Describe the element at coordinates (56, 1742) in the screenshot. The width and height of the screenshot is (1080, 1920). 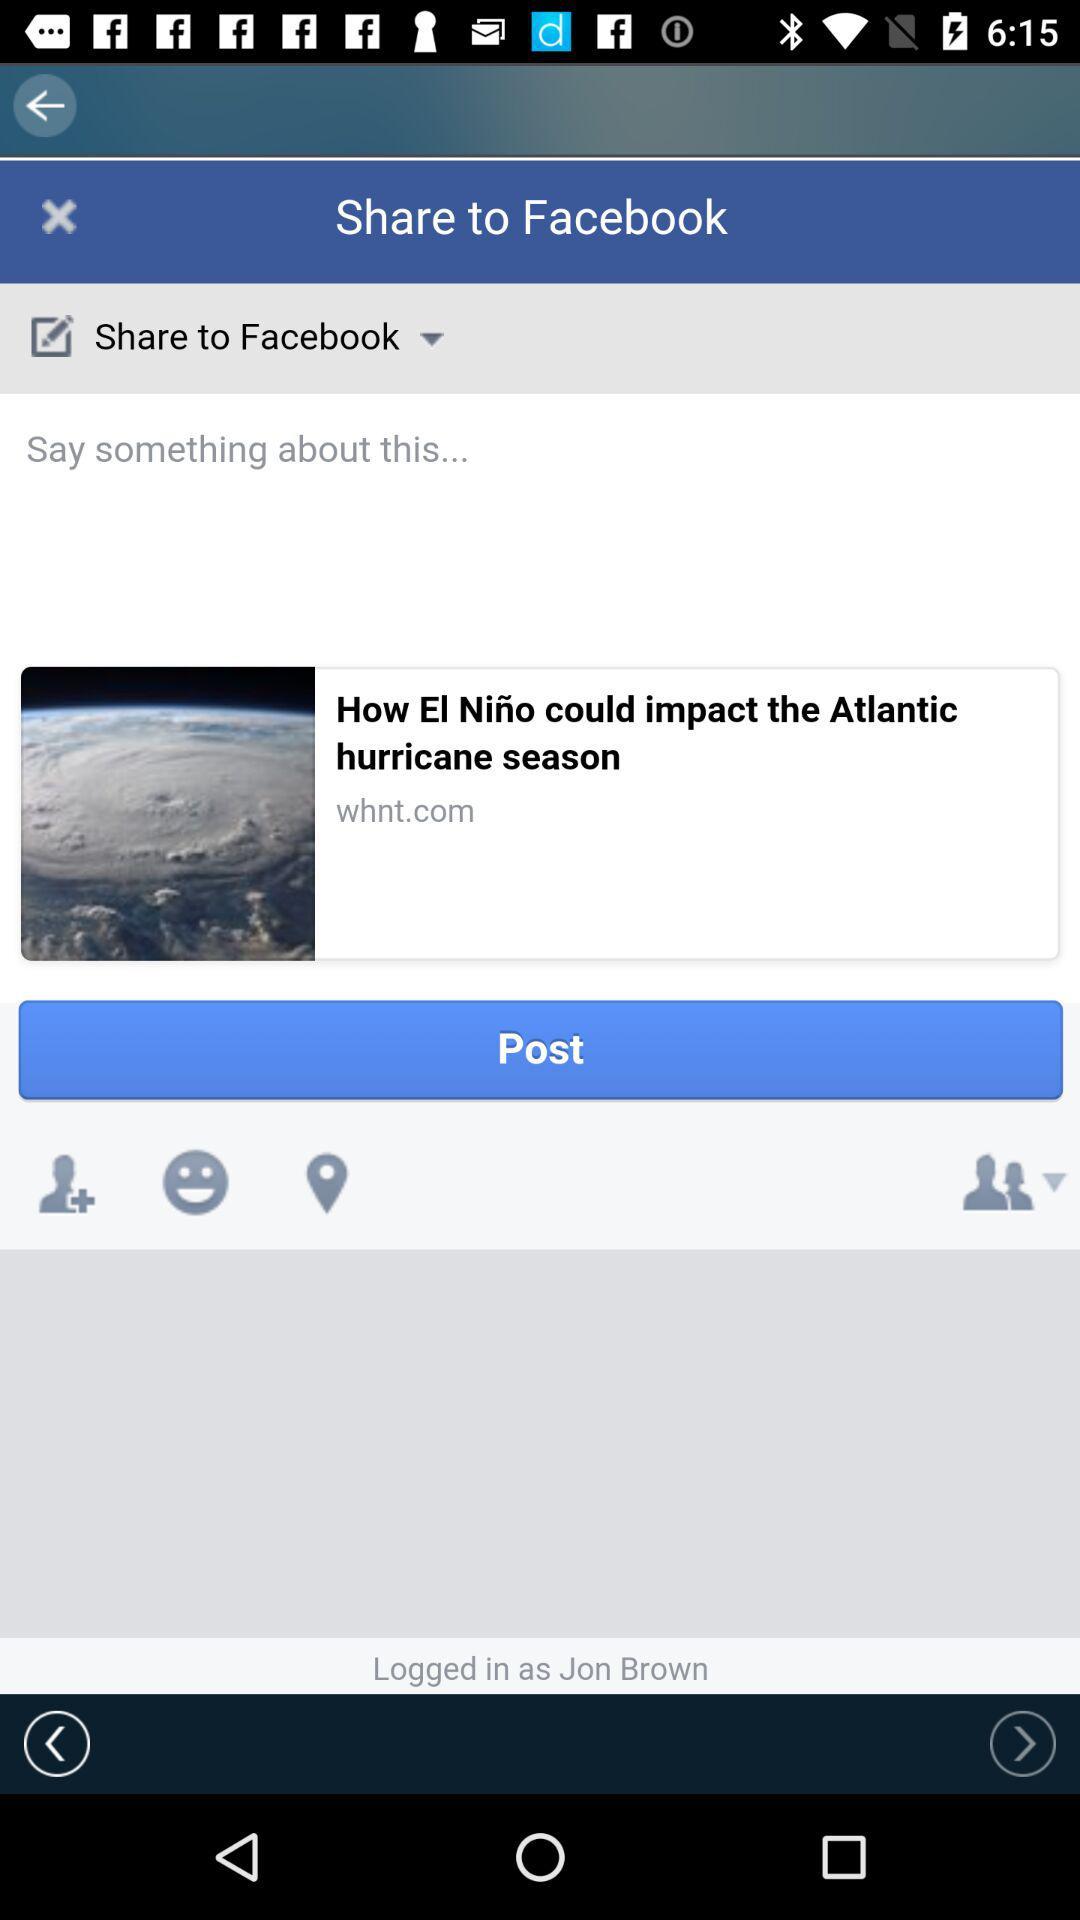
I see `previous` at that location.